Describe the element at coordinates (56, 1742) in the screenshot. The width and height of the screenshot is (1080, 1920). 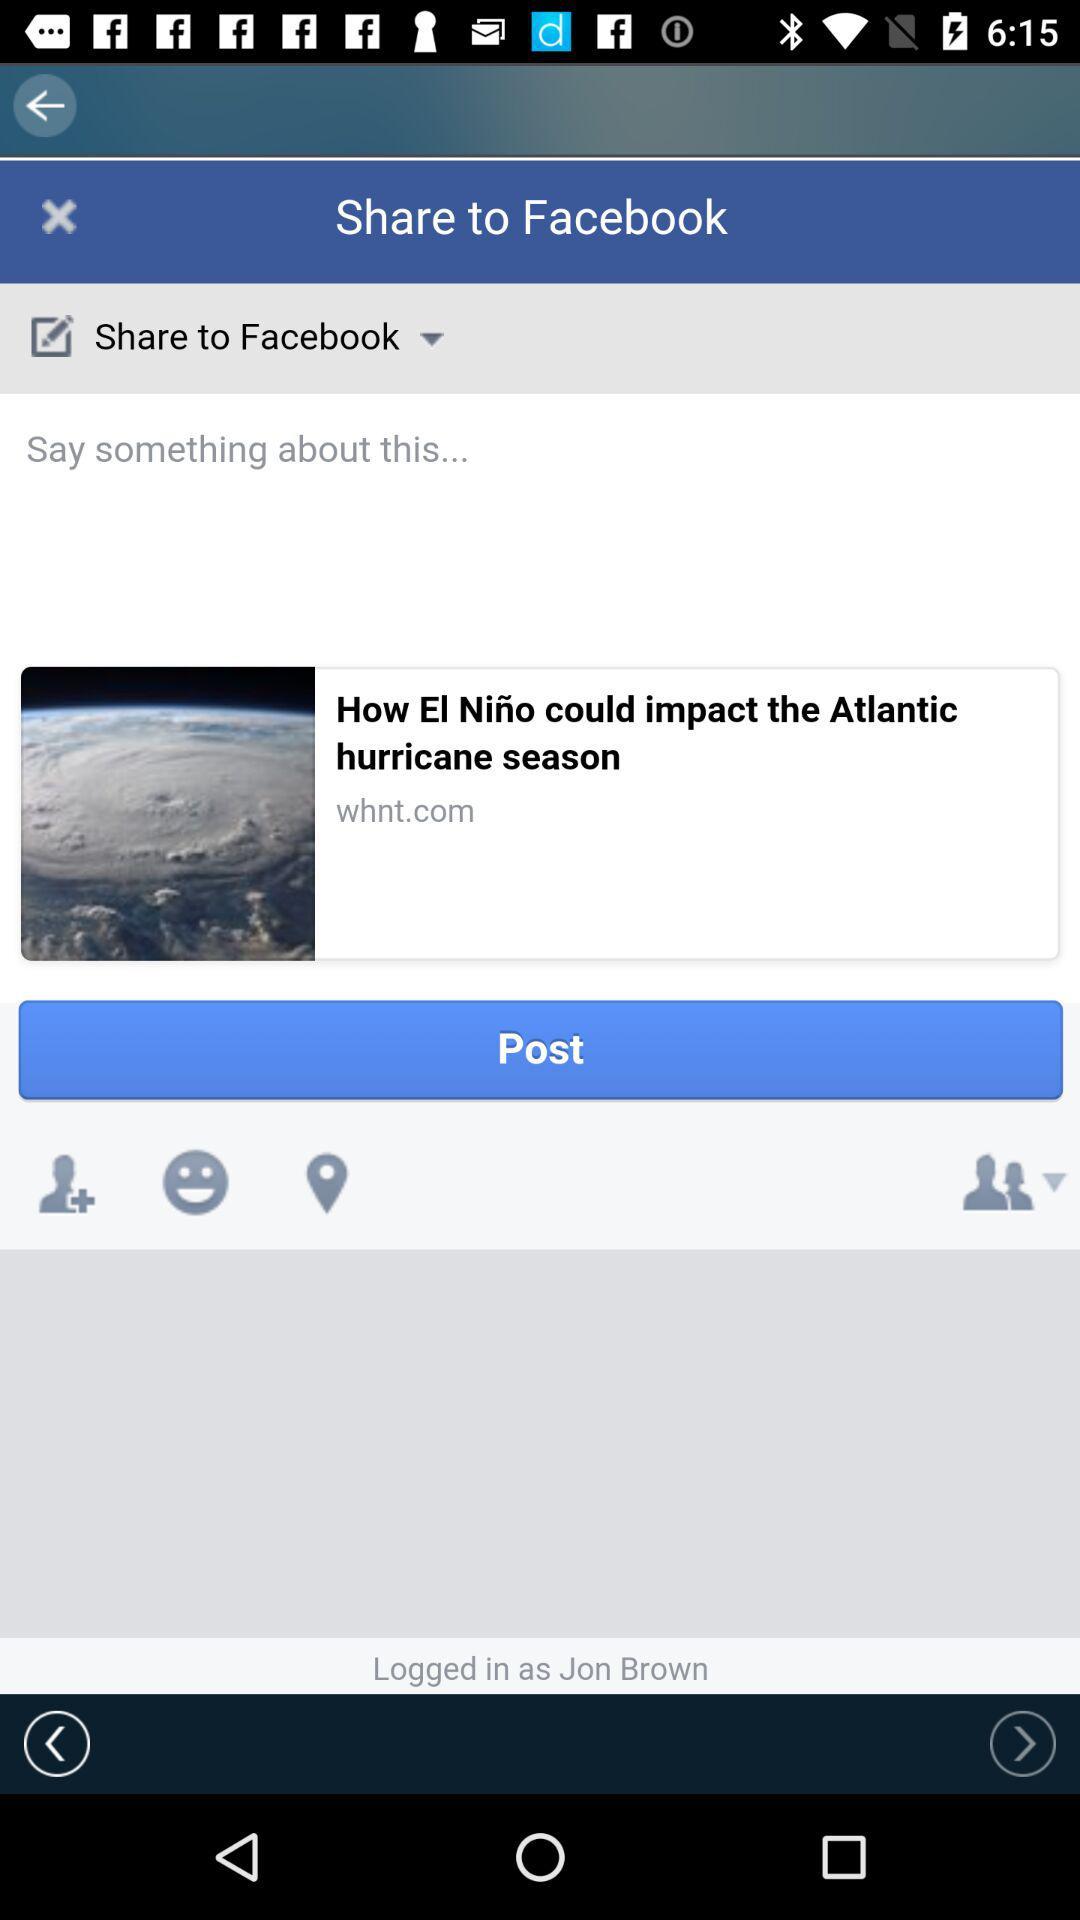
I see `previous` at that location.